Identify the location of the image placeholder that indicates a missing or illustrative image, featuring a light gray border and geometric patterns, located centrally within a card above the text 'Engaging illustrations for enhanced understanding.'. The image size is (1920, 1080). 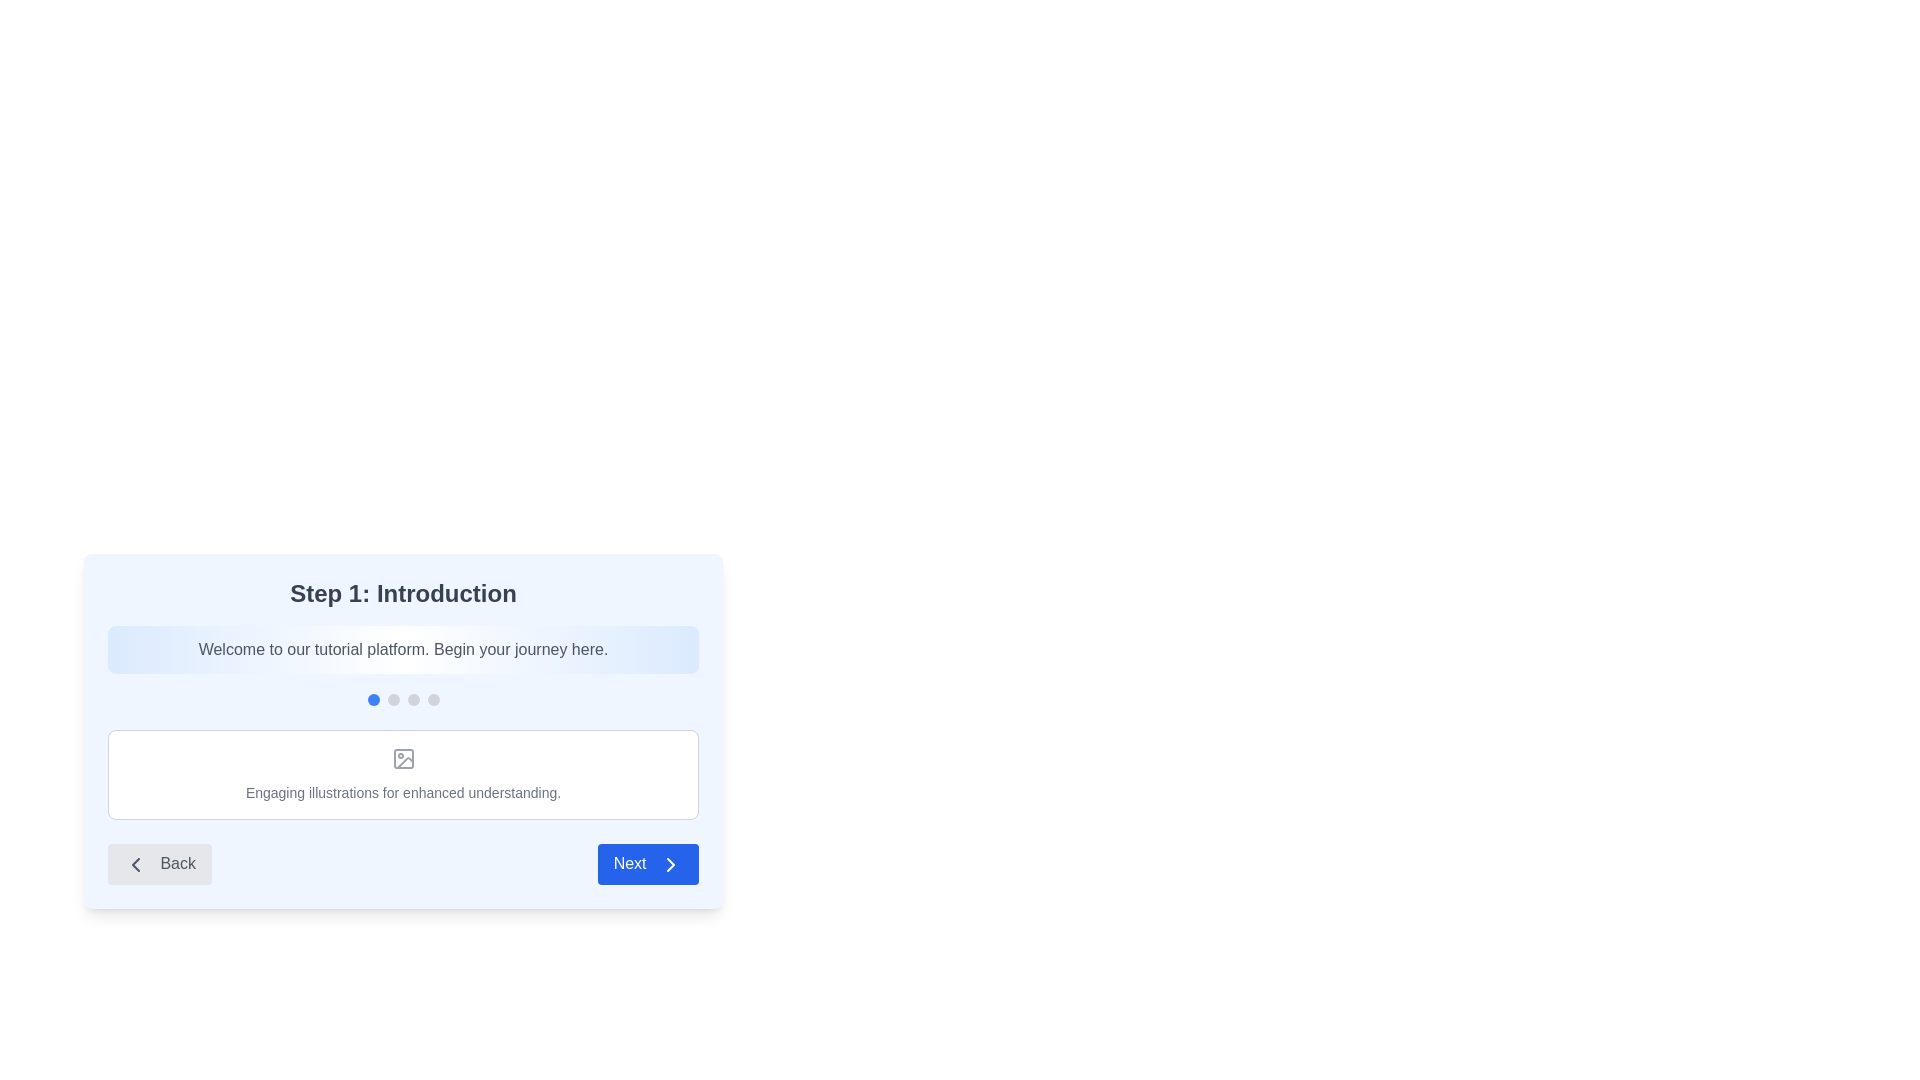
(402, 759).